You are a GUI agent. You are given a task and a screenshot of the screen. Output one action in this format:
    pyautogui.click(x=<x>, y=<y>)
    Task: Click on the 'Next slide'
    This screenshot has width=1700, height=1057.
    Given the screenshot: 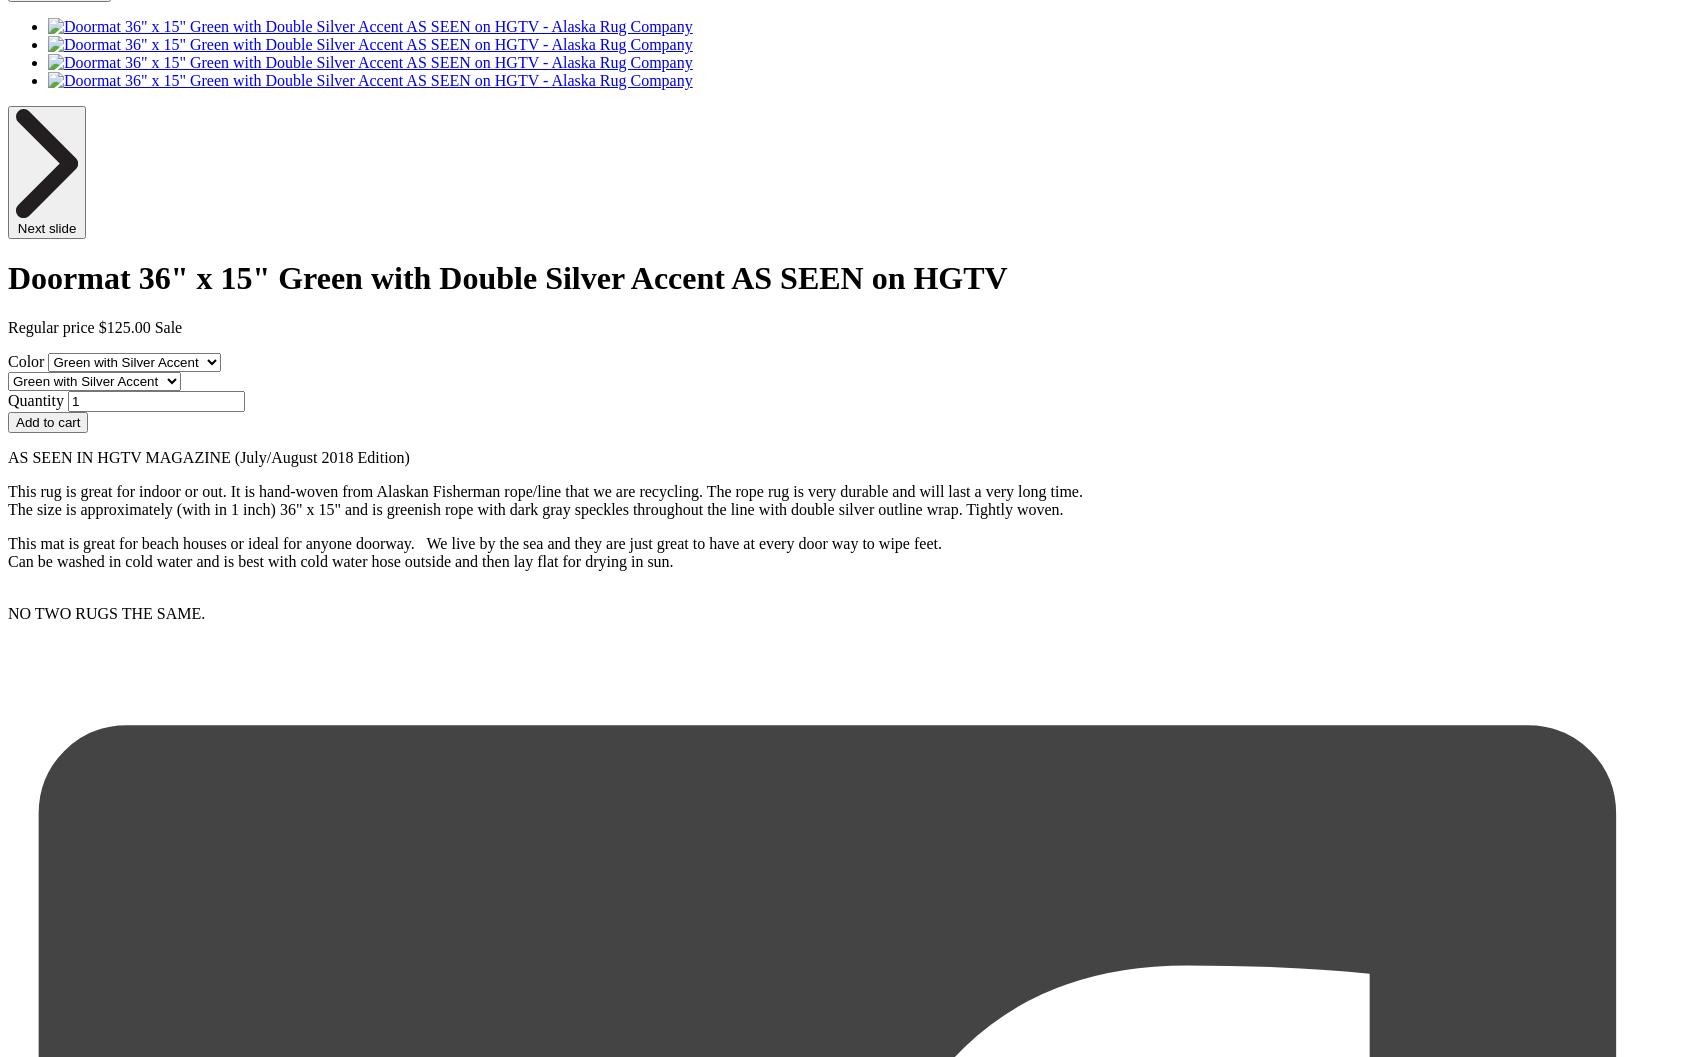 What is the action you would take?
    pyautogui.click(x=46, y=227)
    